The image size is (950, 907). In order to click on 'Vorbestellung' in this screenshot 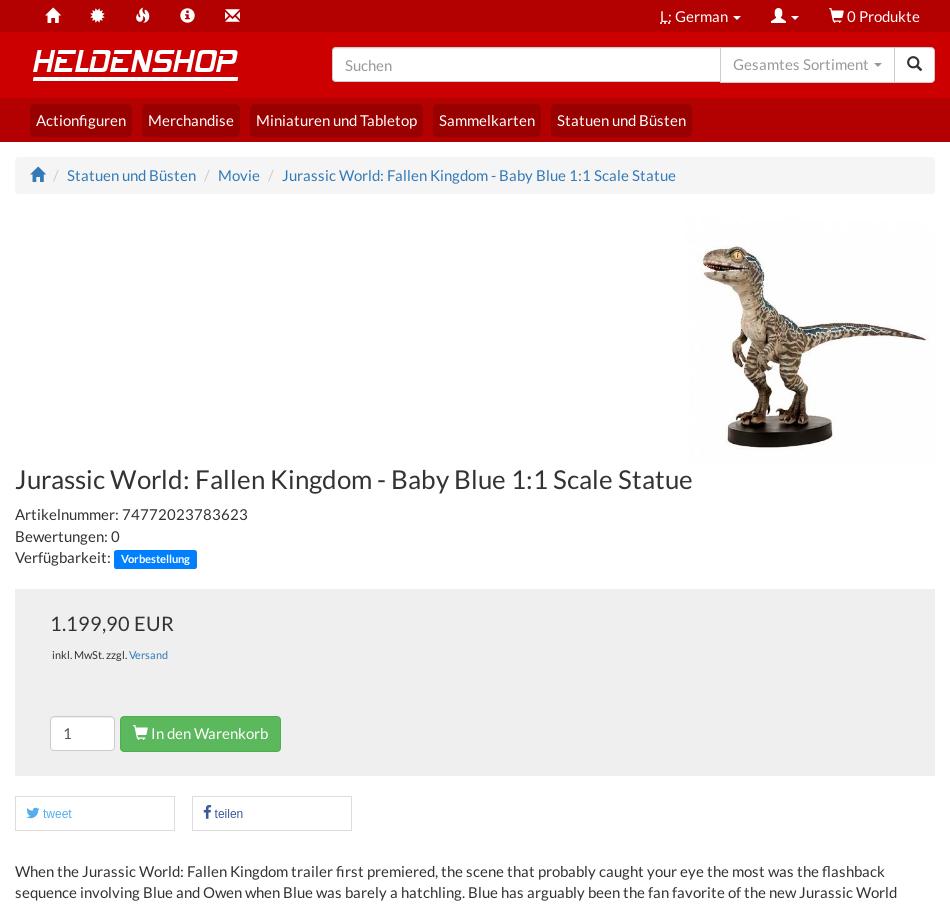, I will do `click(154, 558)`.